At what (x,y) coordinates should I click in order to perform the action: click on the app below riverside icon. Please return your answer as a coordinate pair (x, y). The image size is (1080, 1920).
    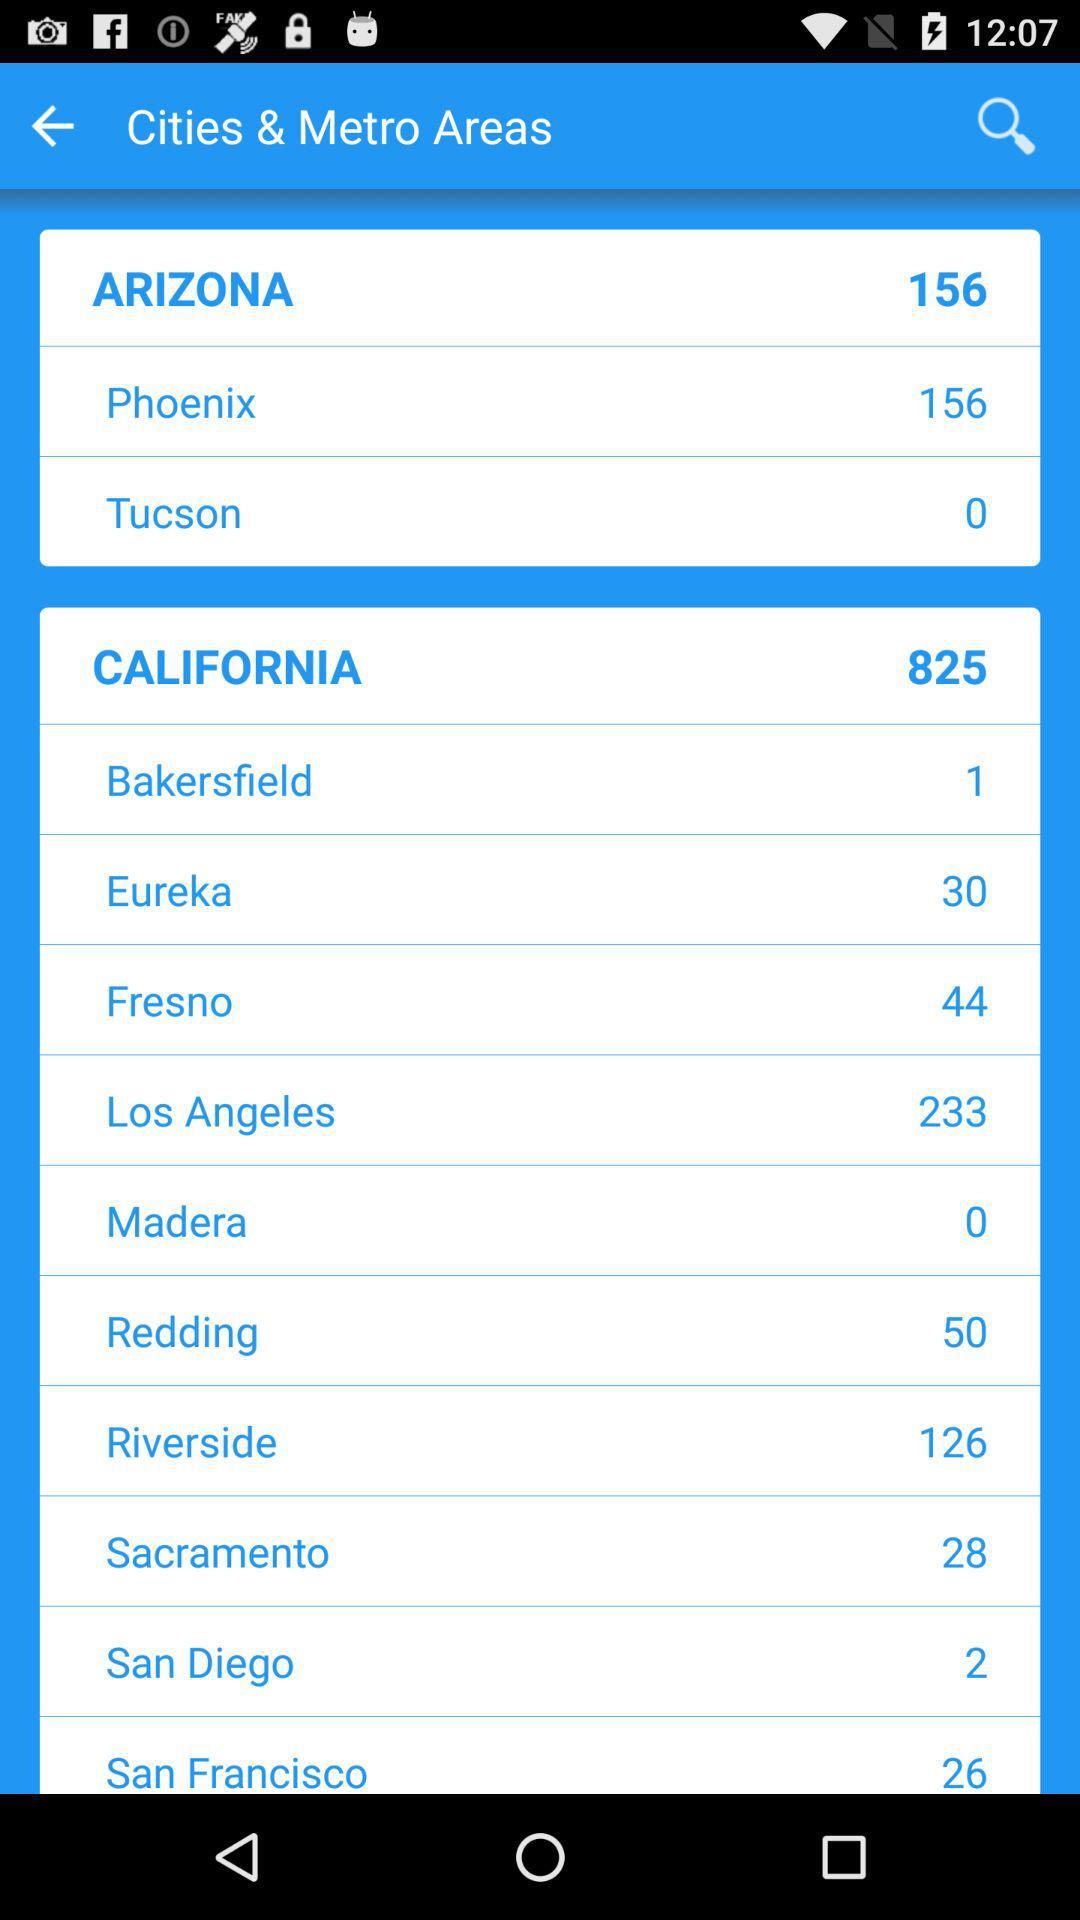
    Looking at the image, I should click on (414, 1549).